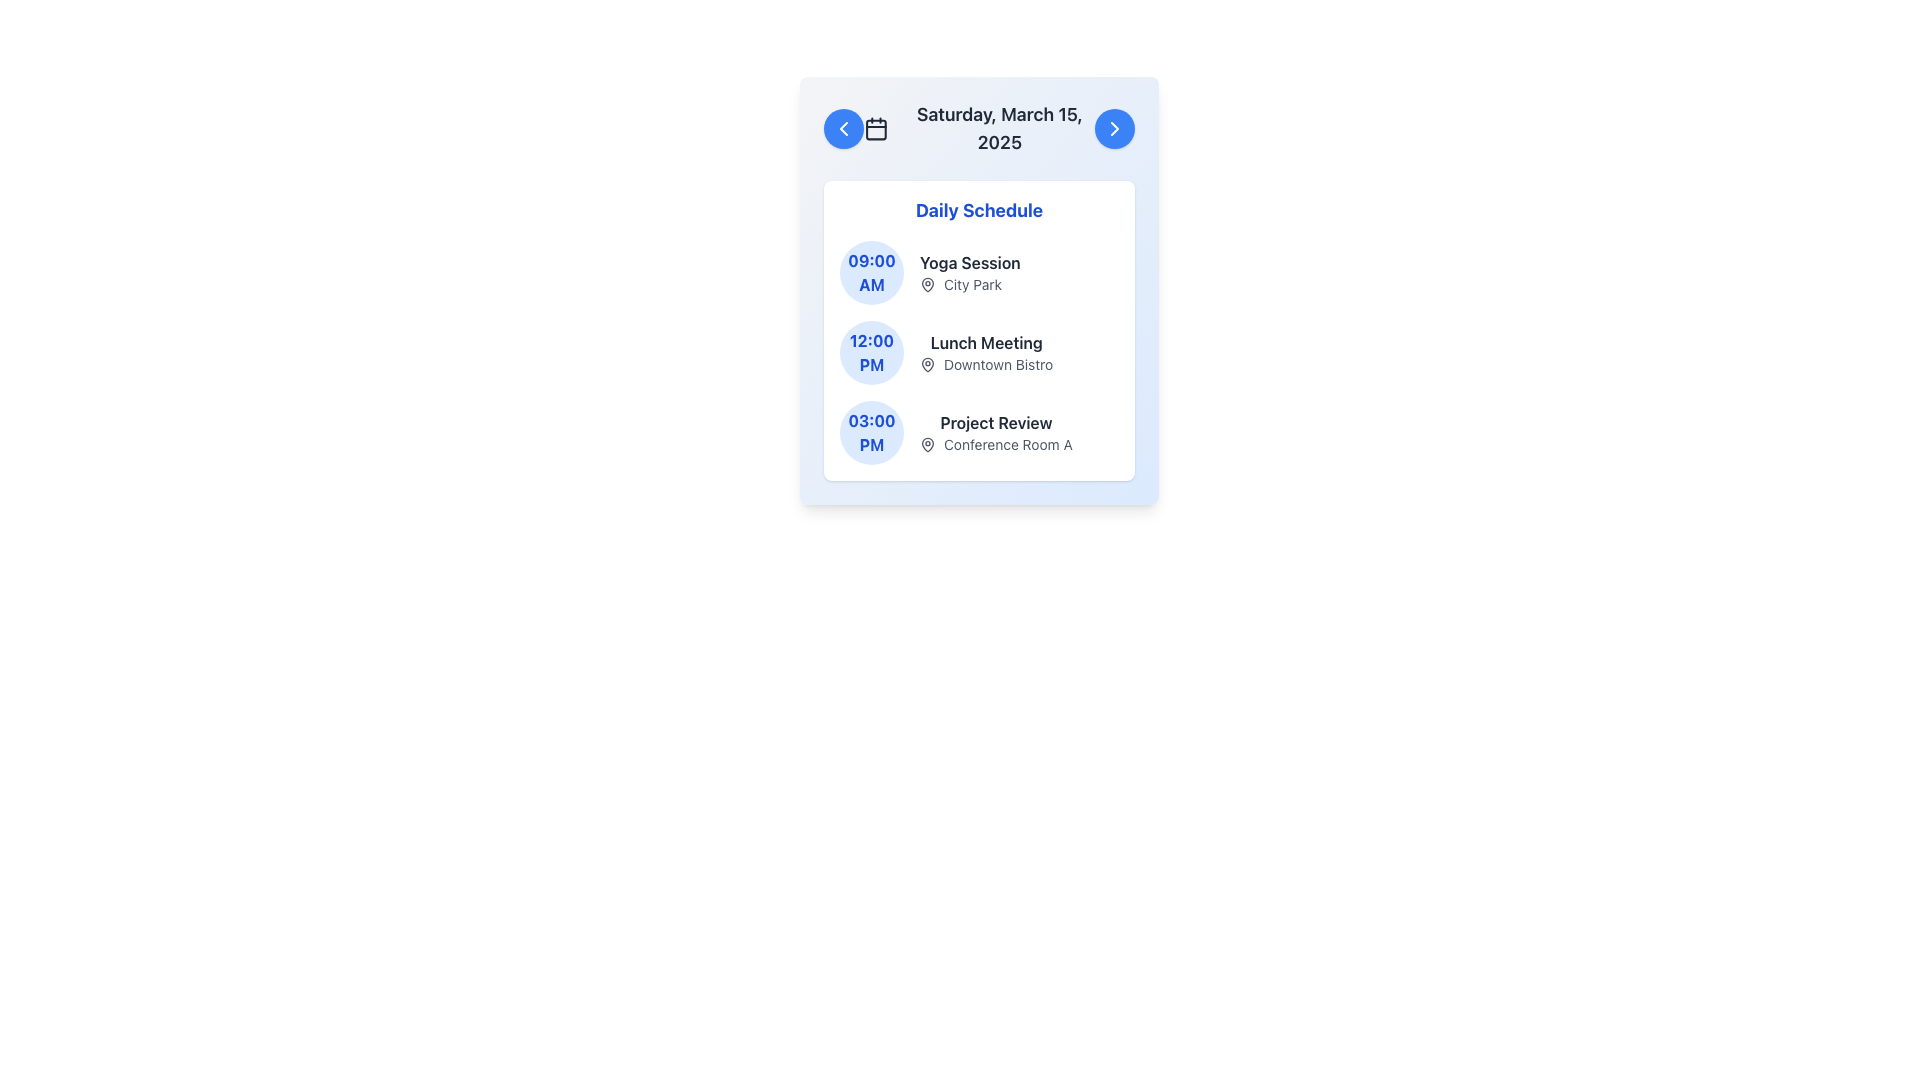  Describe the element at coordinates (872, 273) in the screenshot. I see `the Circular Time Indicator that visually represents the time '09:00 AM' for the Yoga Session event` at that location.